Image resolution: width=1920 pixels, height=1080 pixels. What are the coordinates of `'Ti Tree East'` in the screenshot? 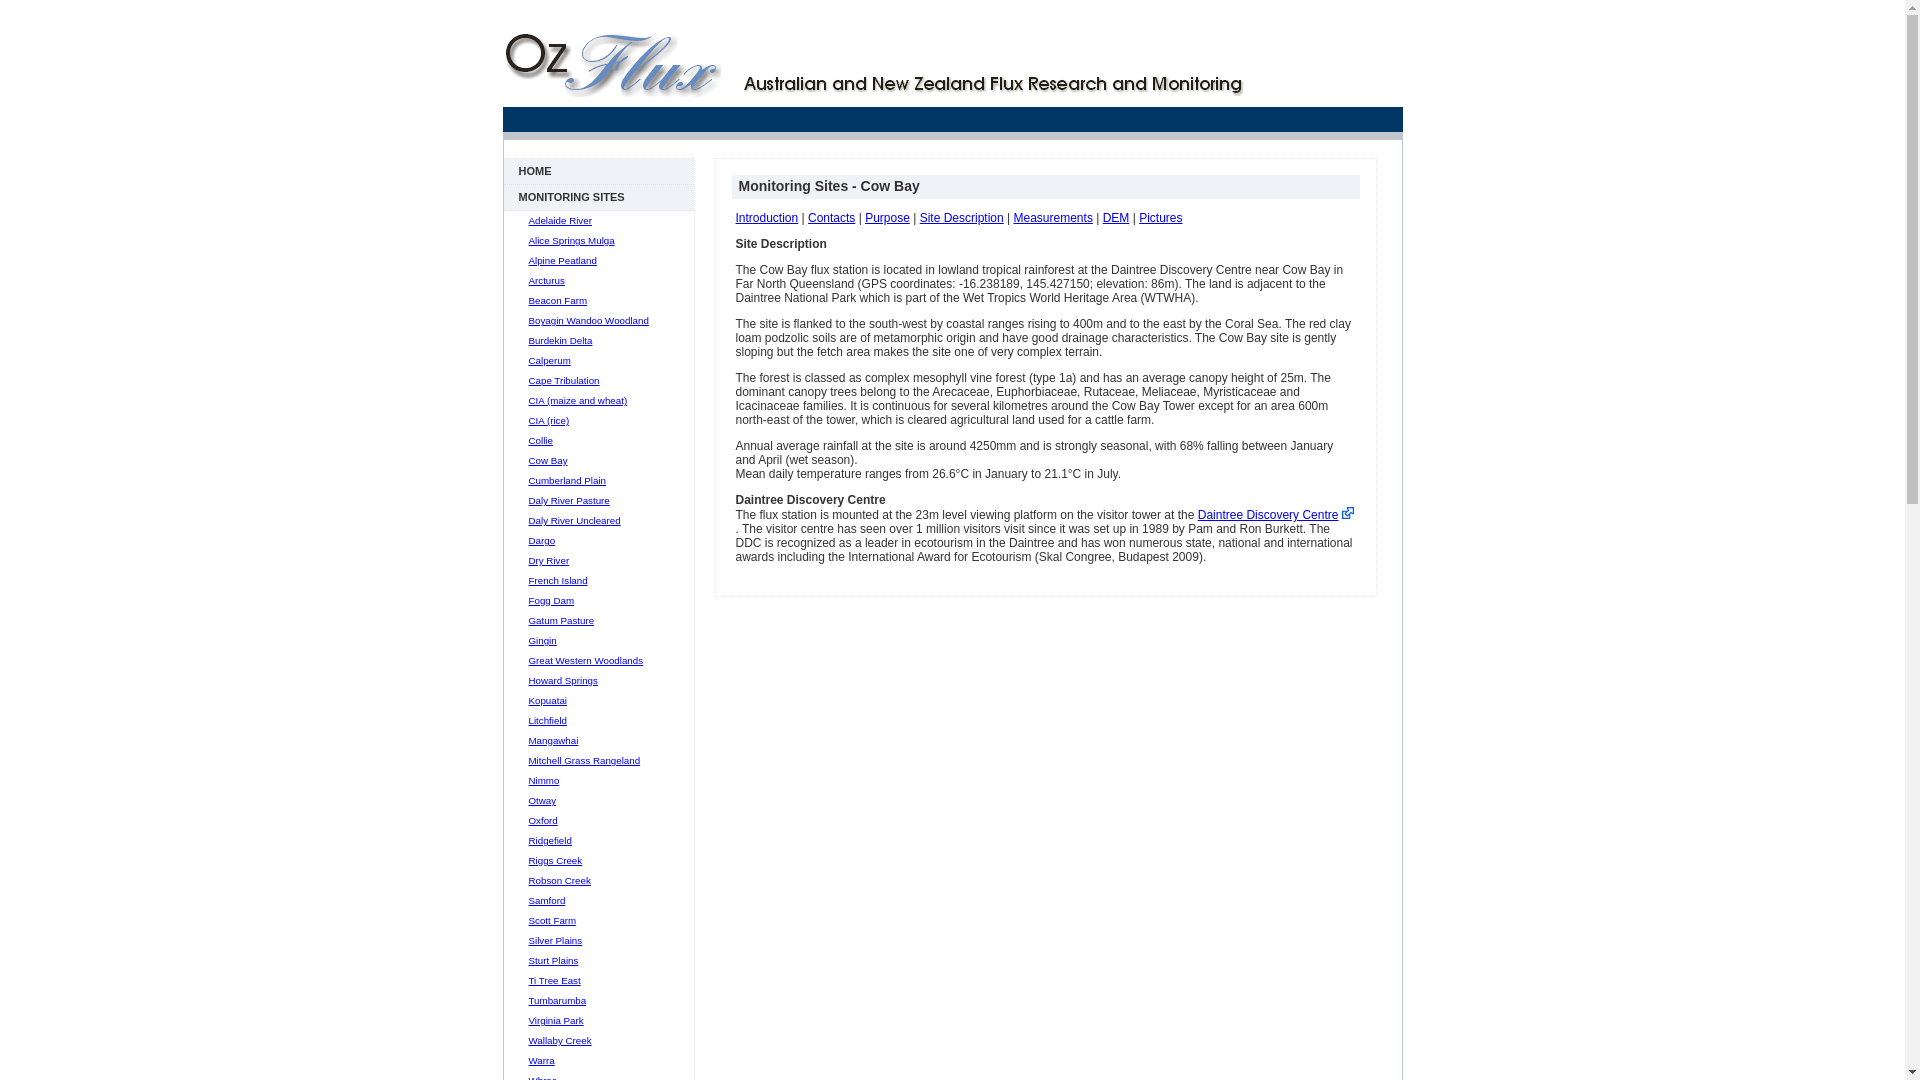 It's located at (553, 979).